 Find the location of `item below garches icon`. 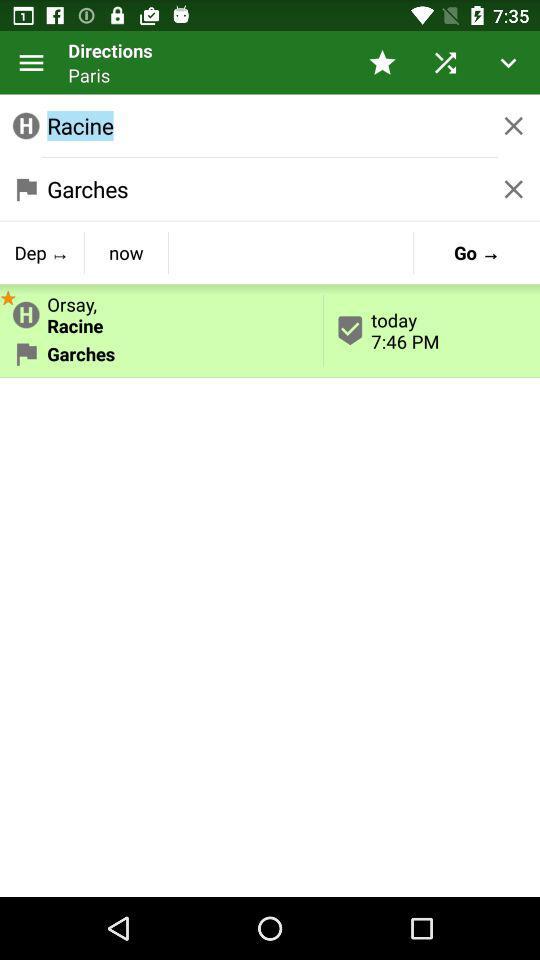

item below garches icon is located at coordinates (126, 251).